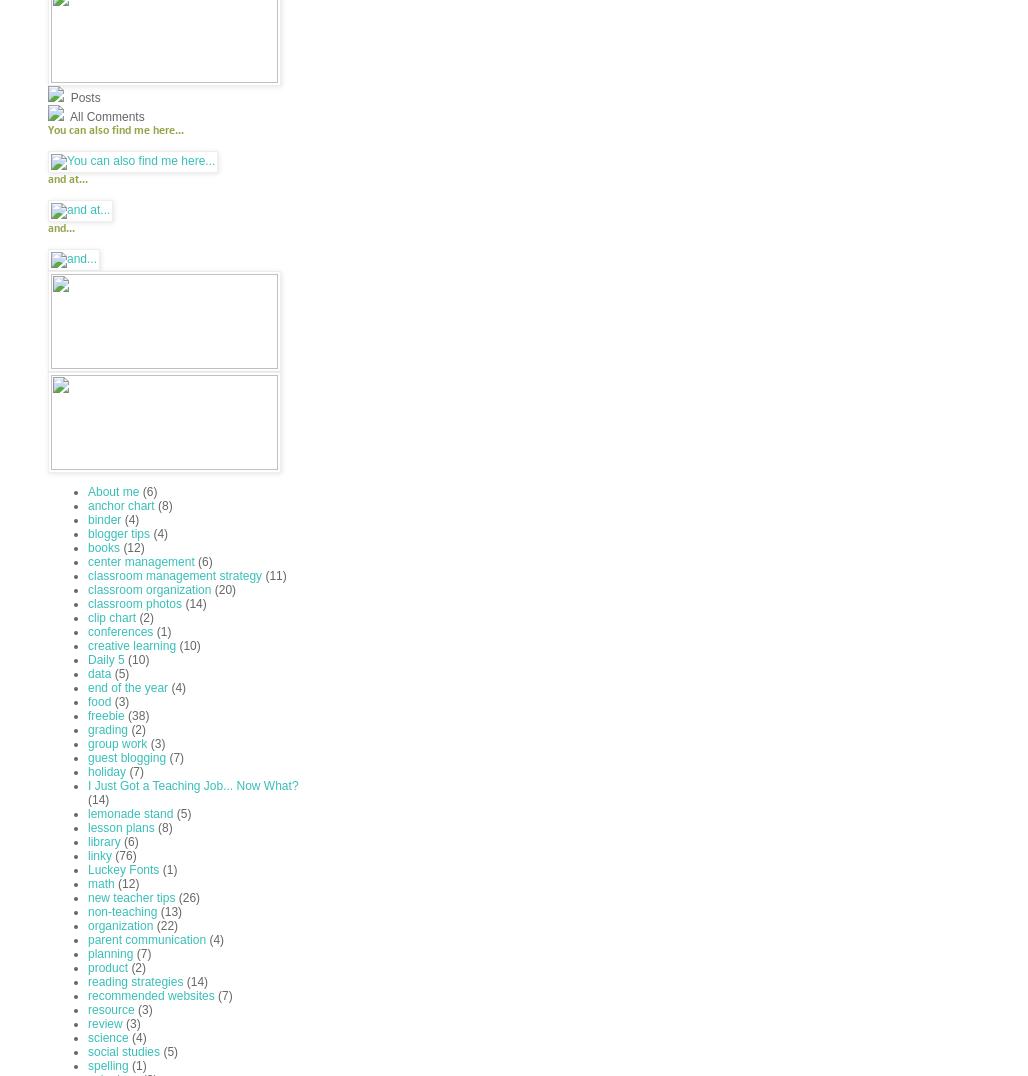  Describe the element at coordinates (86, 855) in the screenshot. I see `'linky'` at that location.